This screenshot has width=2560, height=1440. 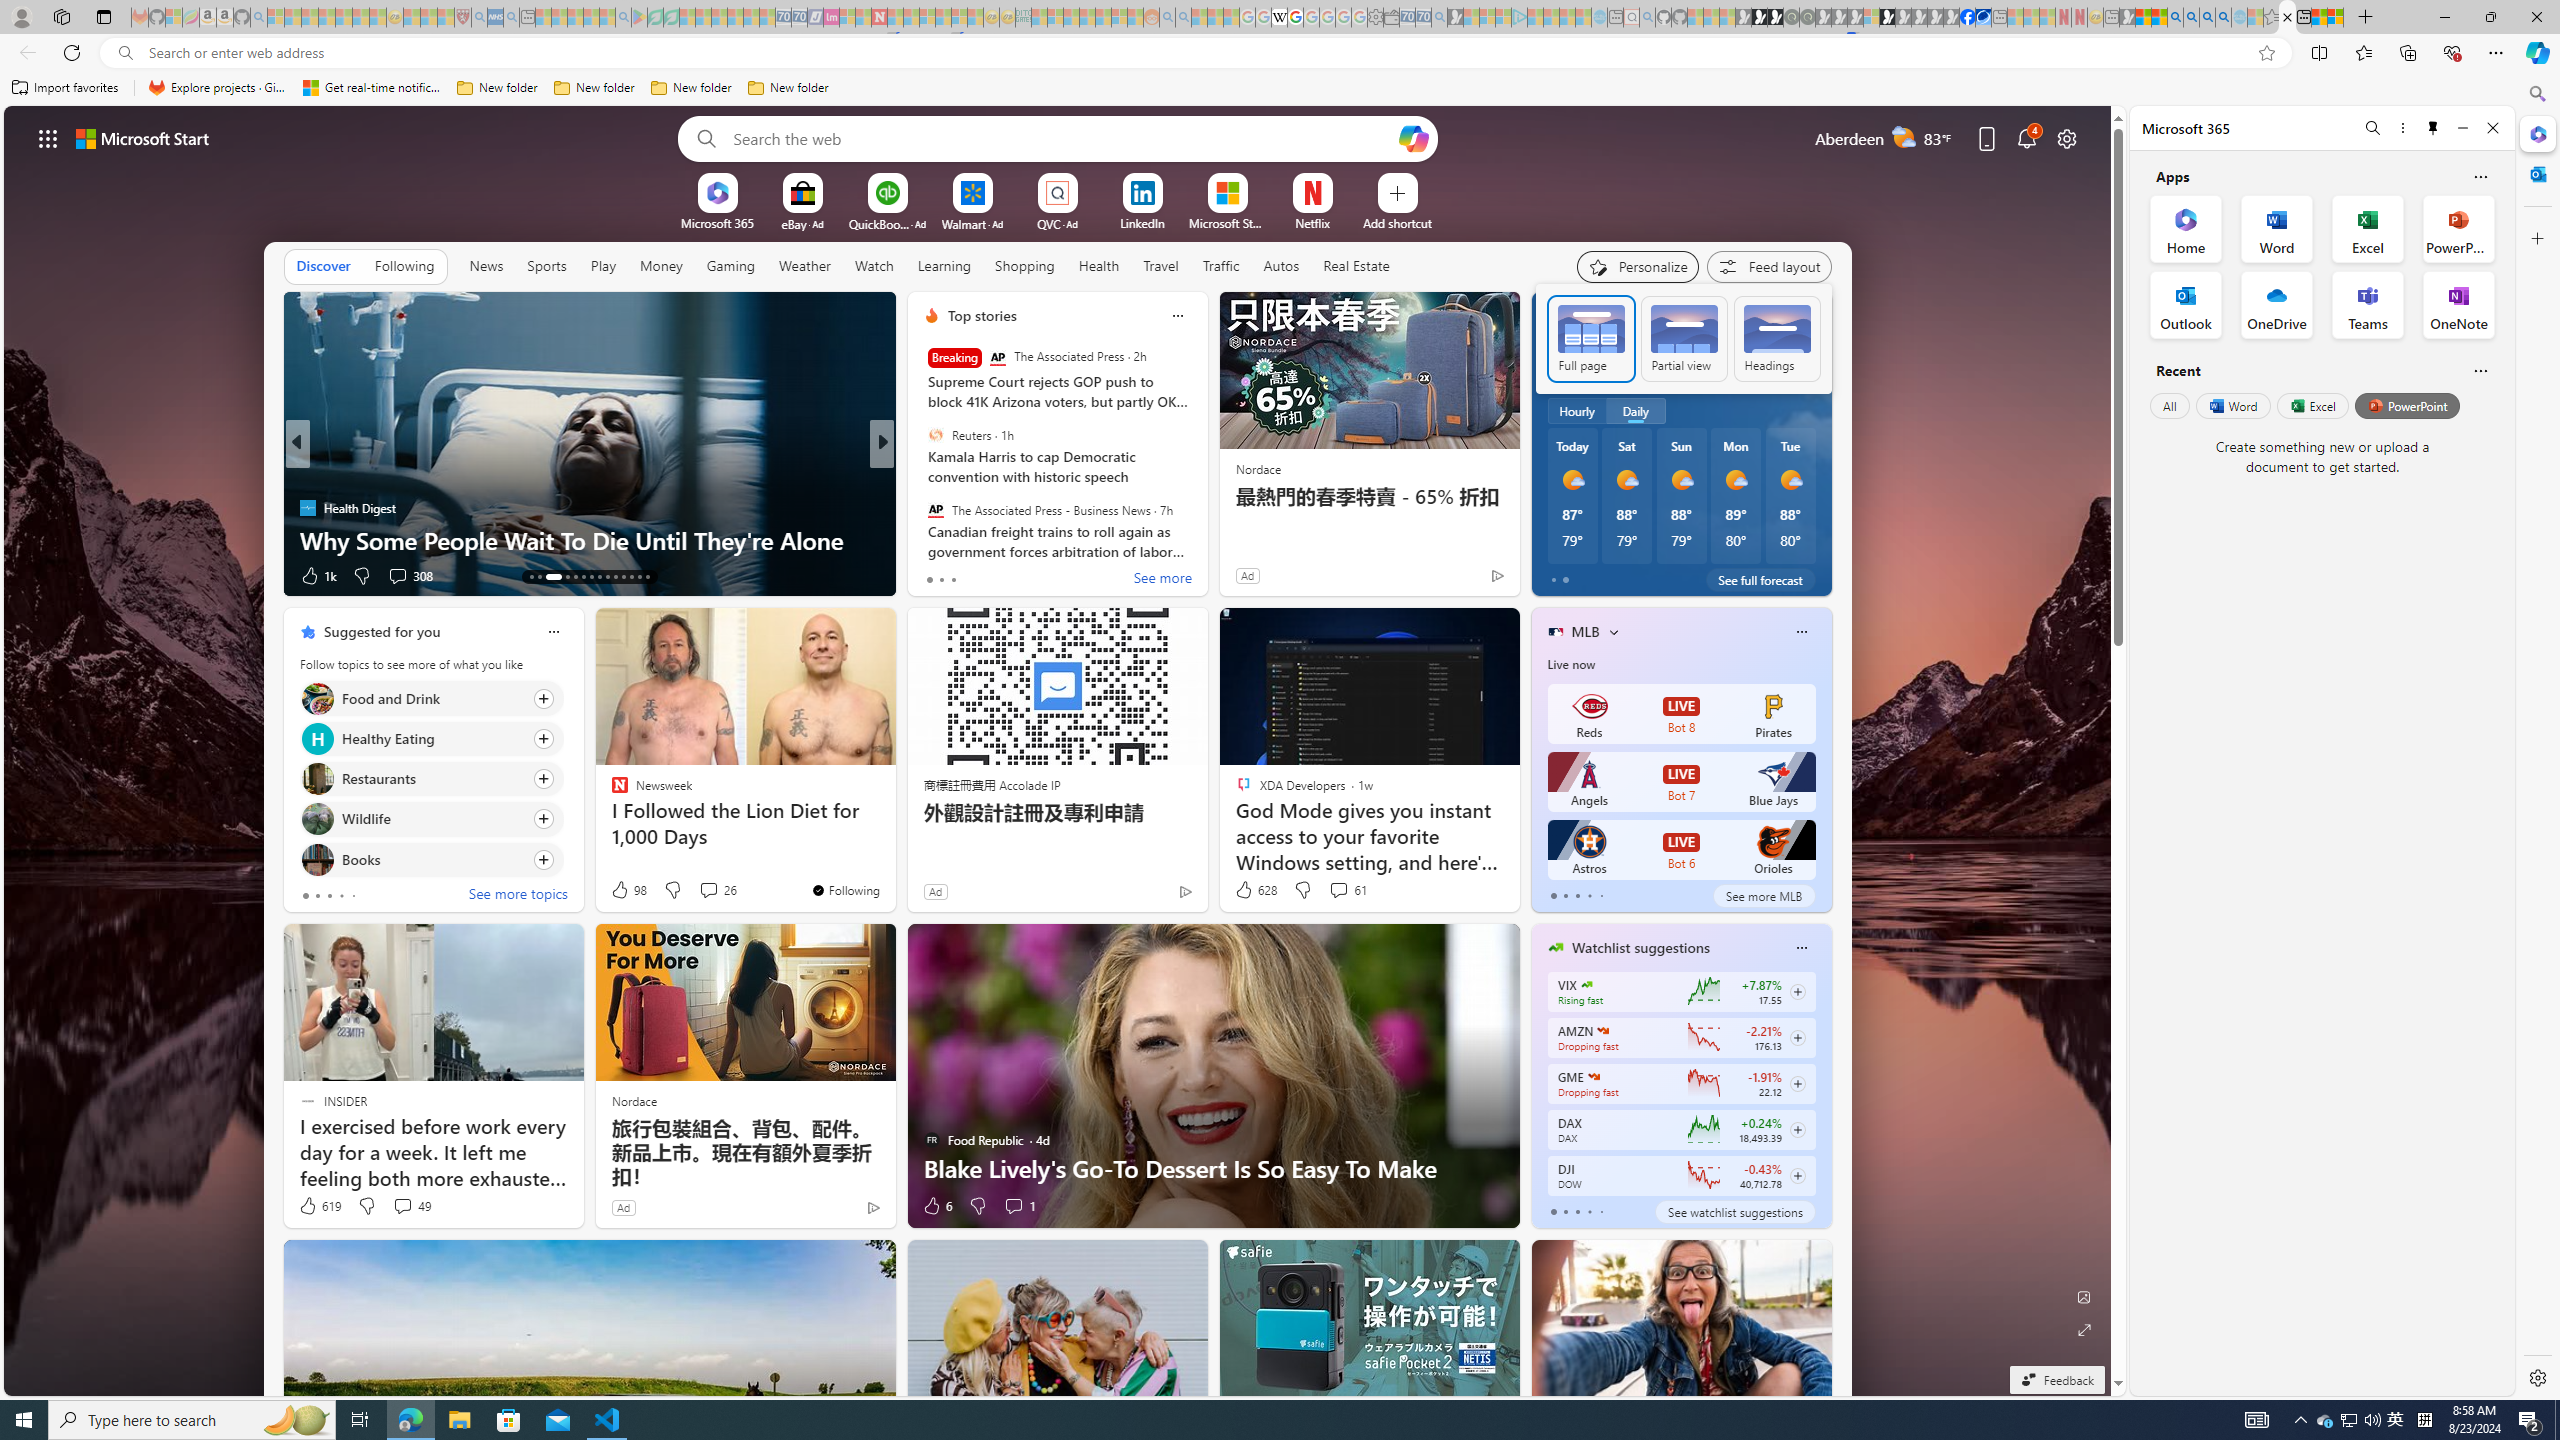 What do you see at coordinates (921, 474) in the screenshot?
I see `'ZDNet'` at bounding box center [921, 474].